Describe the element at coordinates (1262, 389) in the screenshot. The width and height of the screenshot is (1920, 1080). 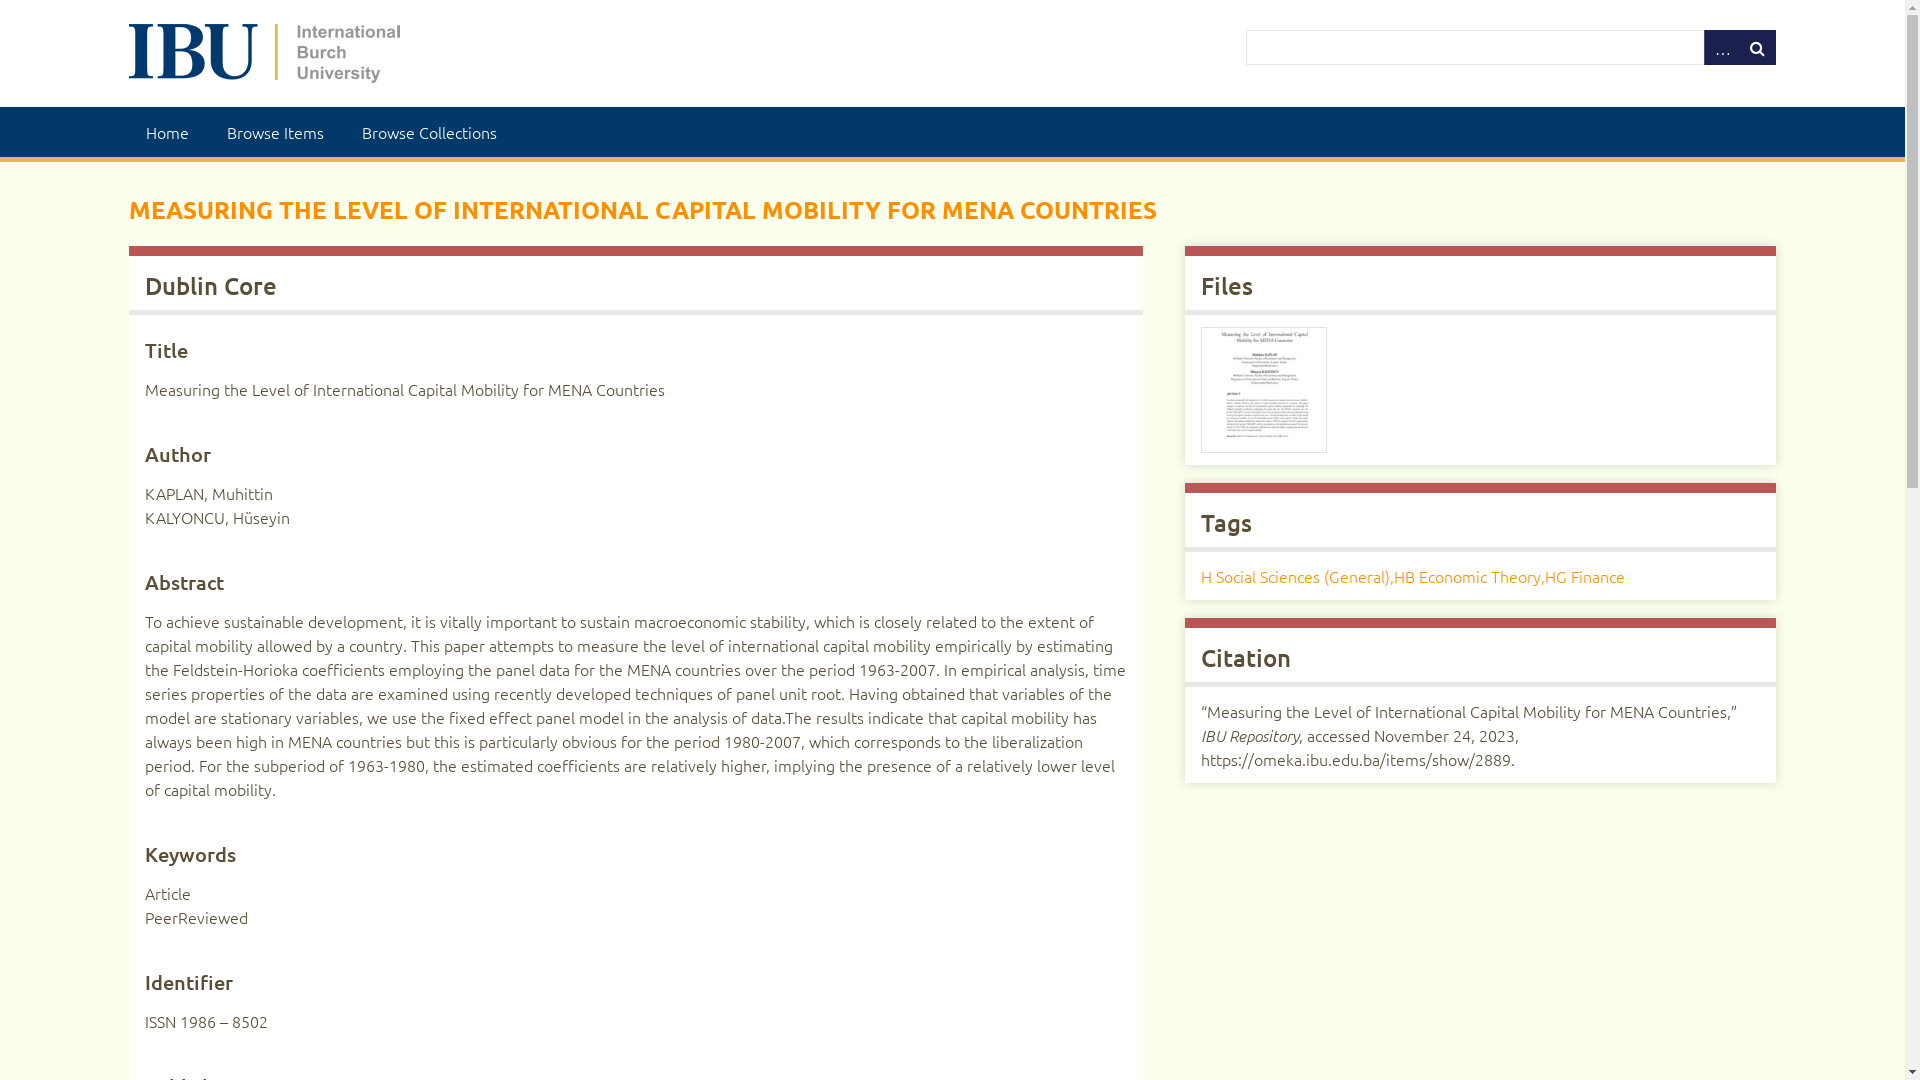
I see `'vol1-no1-p25-32.pdf'` at that location.